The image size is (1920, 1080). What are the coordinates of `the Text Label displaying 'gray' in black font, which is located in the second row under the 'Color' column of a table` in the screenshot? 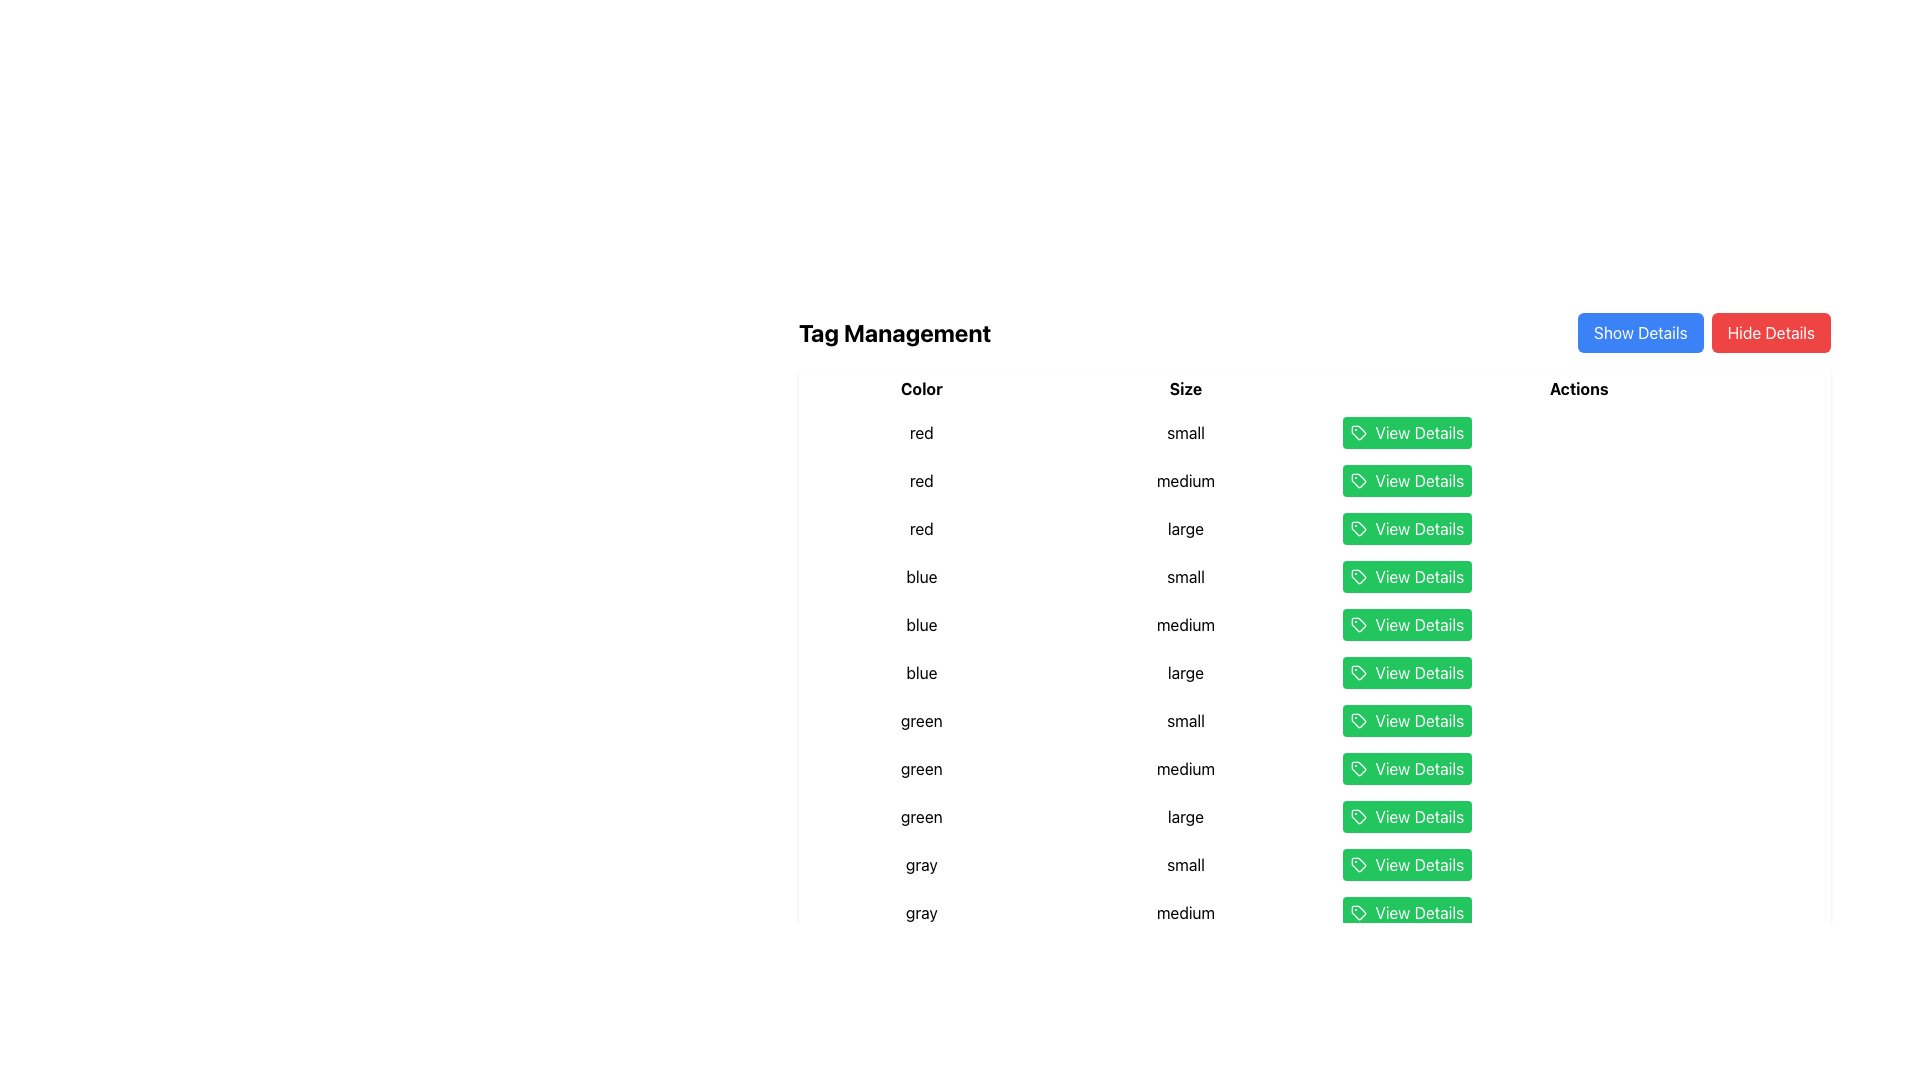 It's located at (920, 913).